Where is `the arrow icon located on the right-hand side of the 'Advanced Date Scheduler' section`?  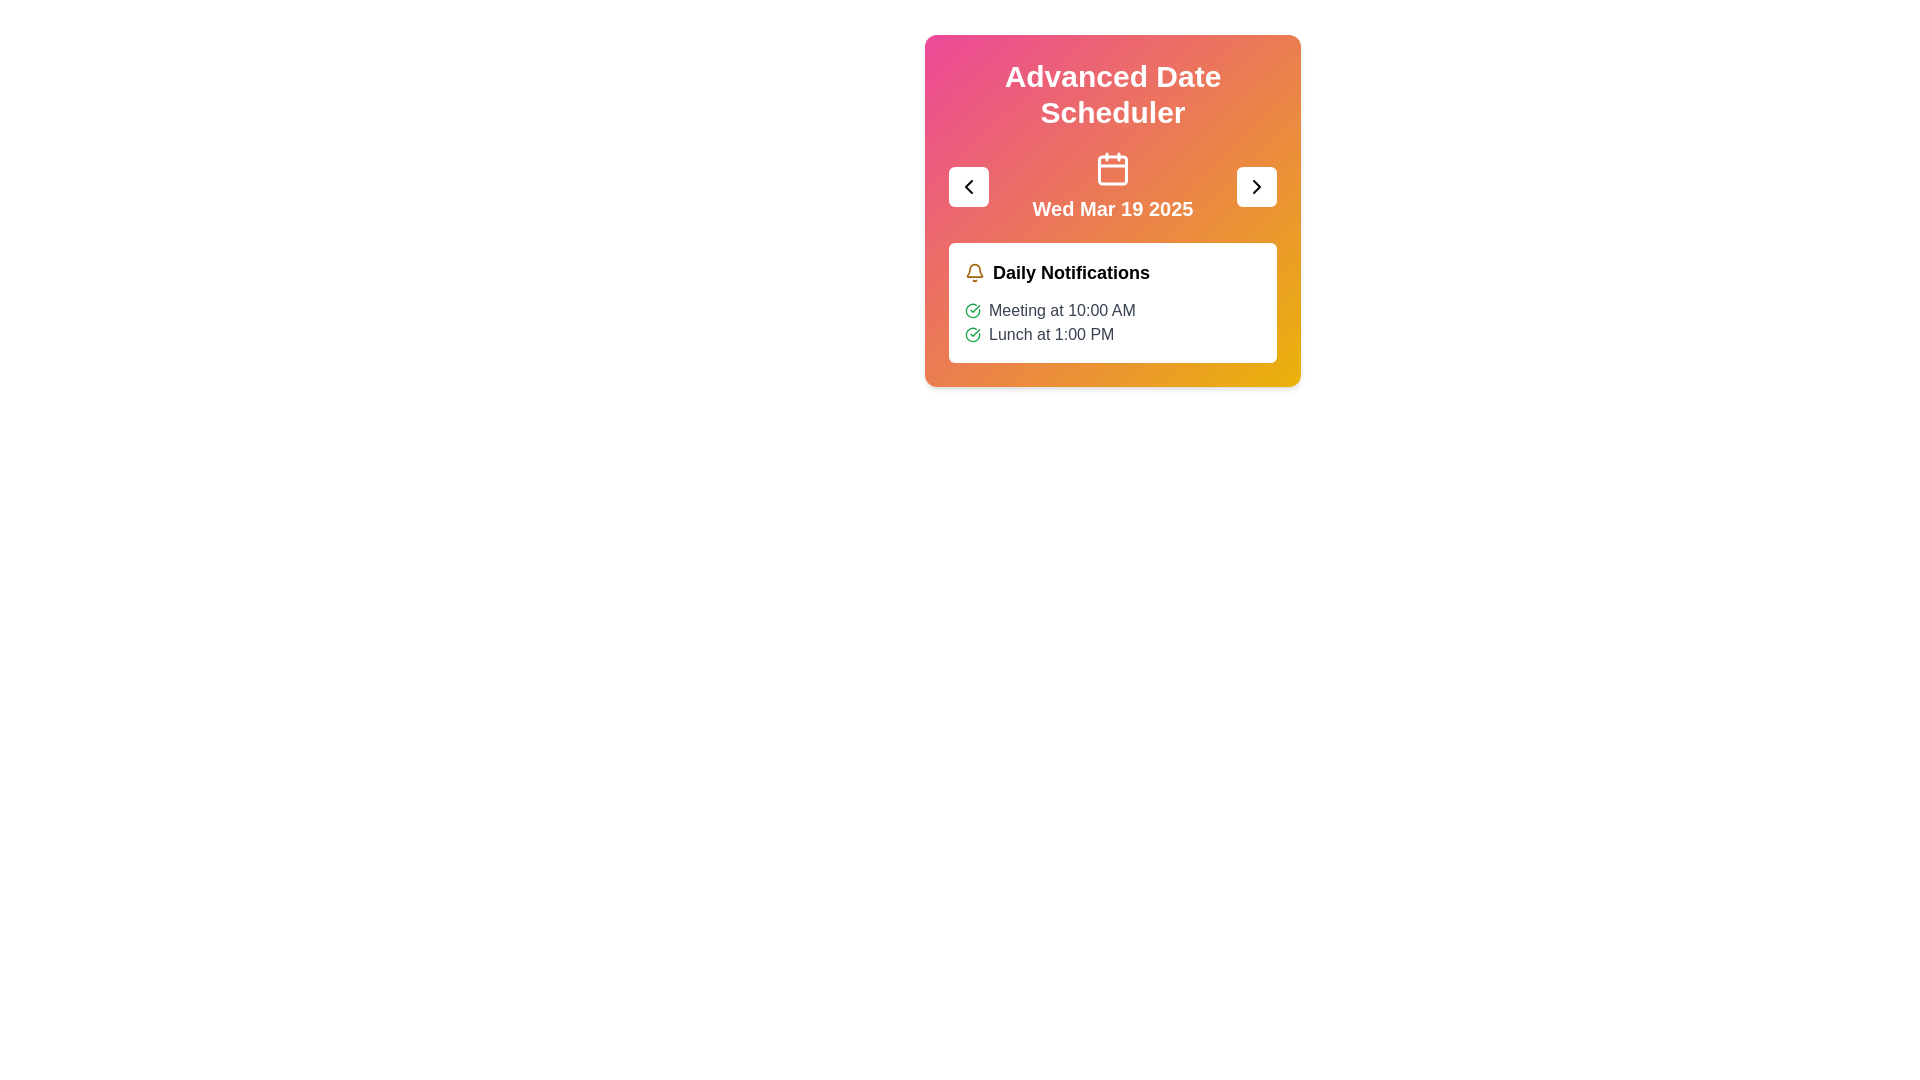 the arrow icon located on the right-hand side of the 'Advanced Date Scheduler' section is located at coordinates (1256, 186).